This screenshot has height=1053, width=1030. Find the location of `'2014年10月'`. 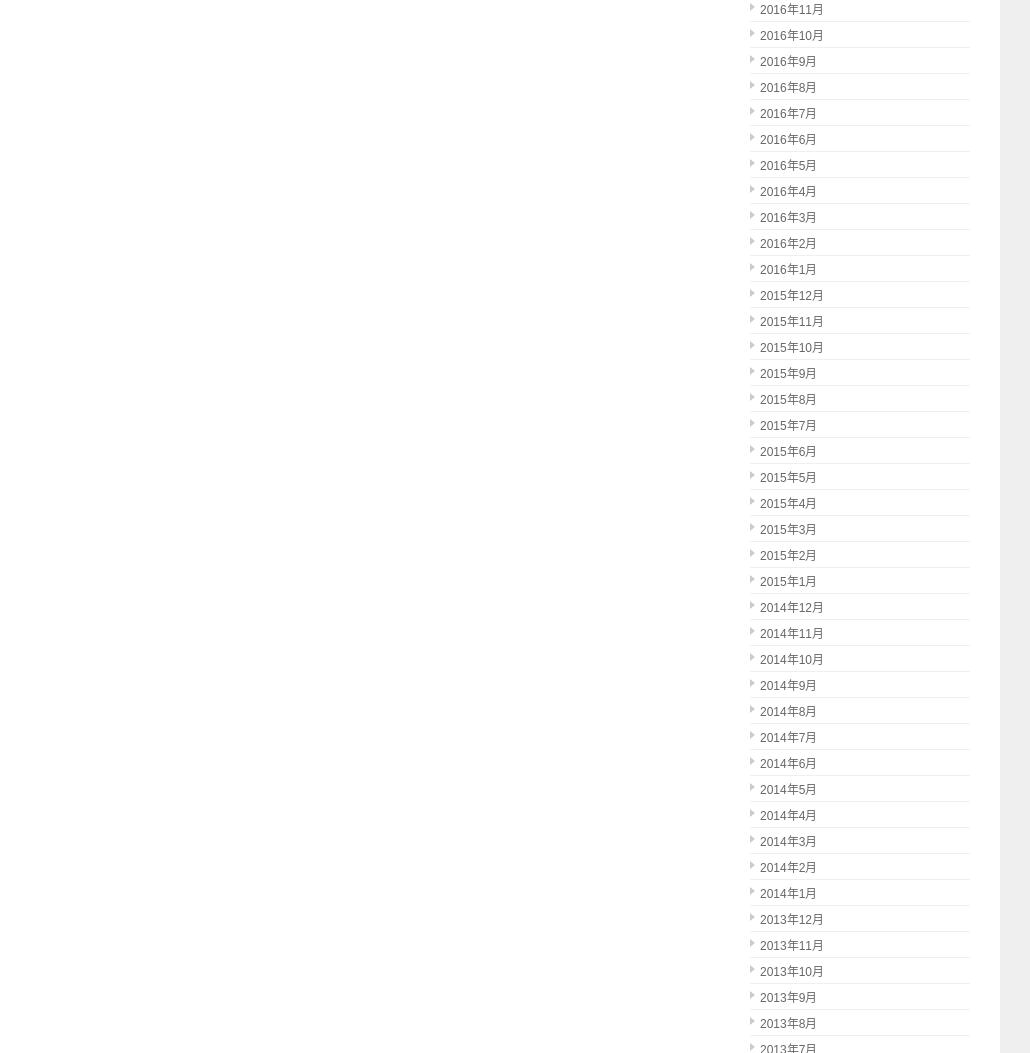

'2014年10月' is located at coordinates (790, 659).